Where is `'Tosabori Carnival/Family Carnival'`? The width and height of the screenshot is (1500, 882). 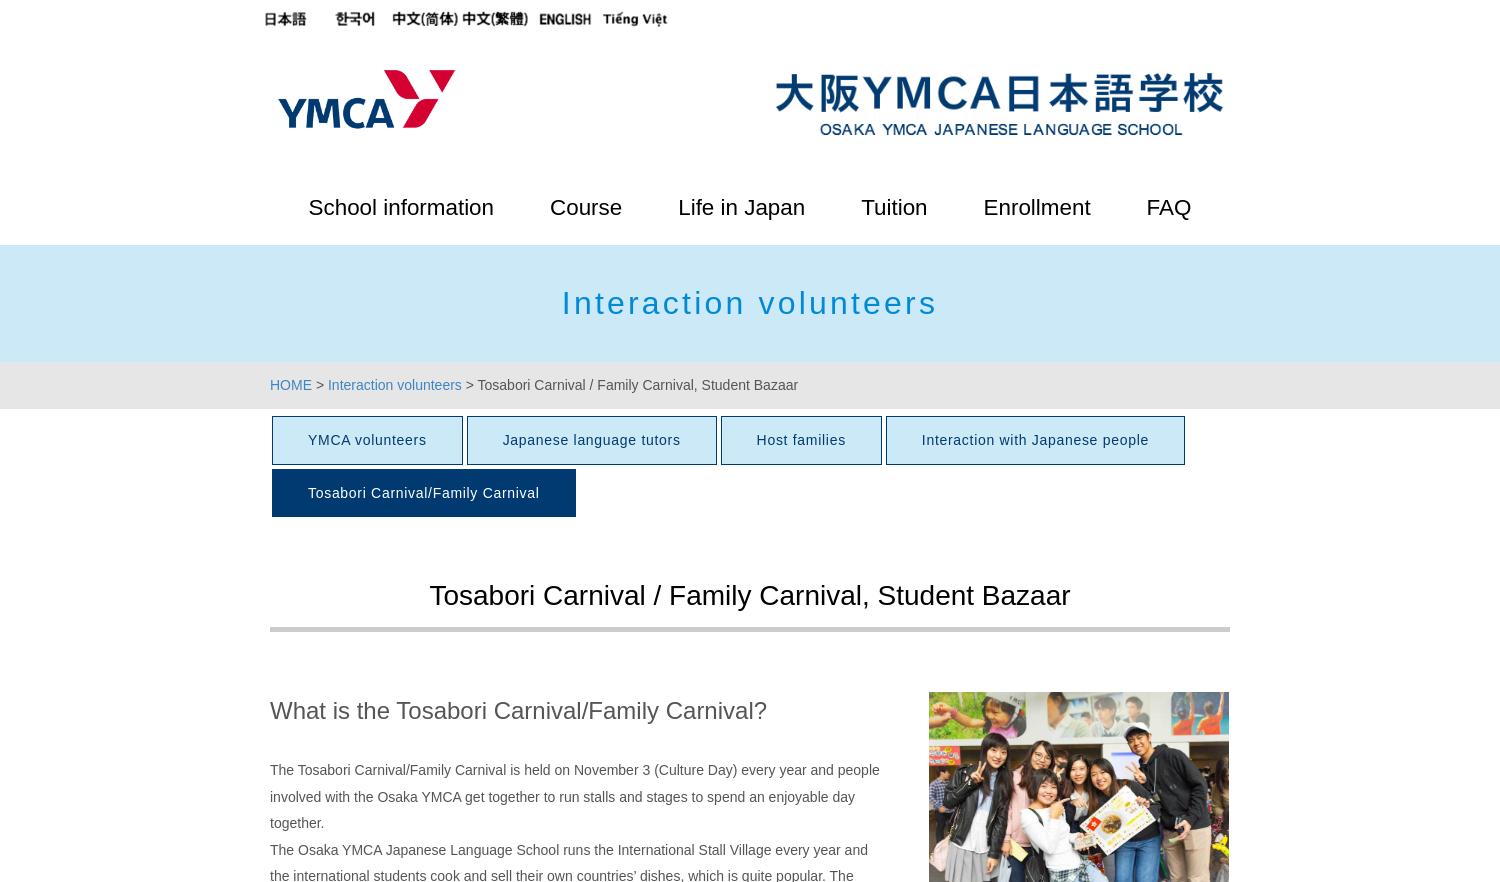
'Tosabori Carnival/Family Carnival' is located at coordinates (423, 490).